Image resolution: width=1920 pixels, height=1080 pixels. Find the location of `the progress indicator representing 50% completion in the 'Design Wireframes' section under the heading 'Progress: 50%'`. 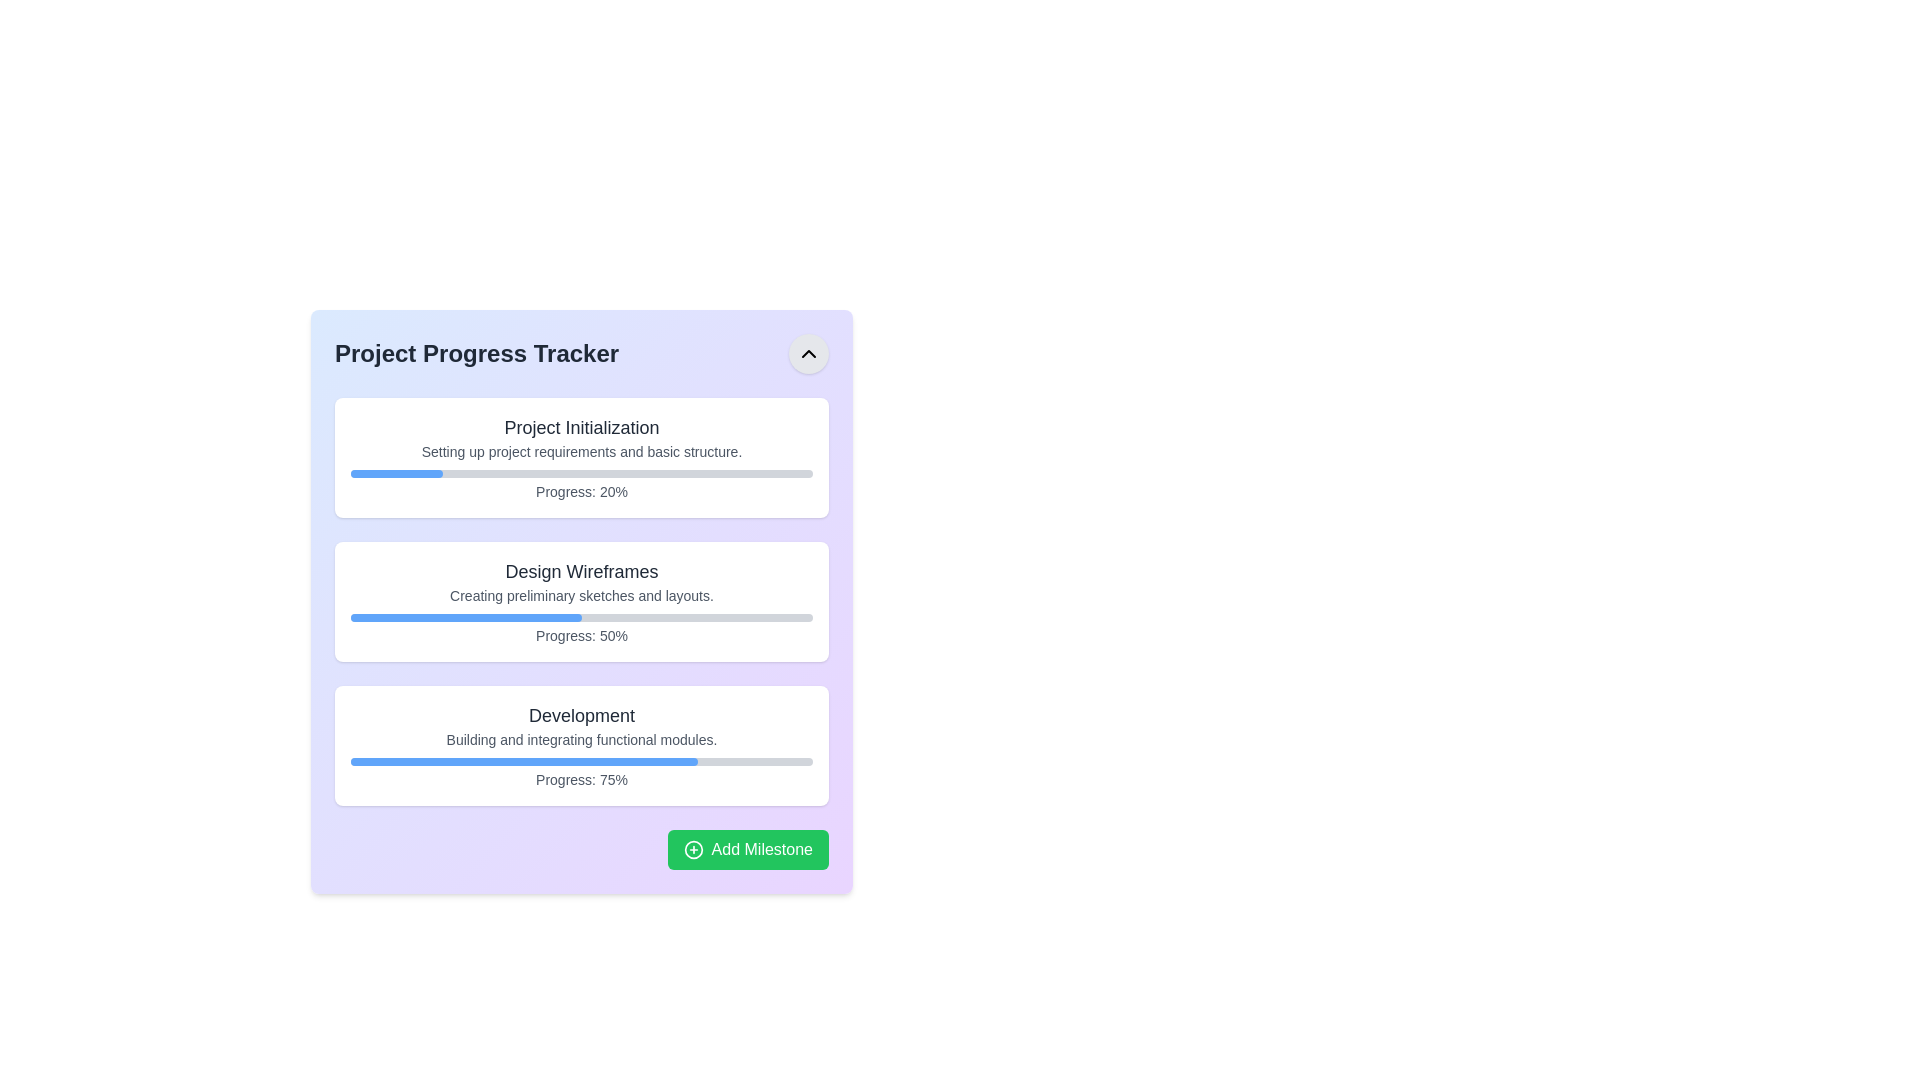

the progress indicator representing 50% completion in the 'Design Wireframes' section under the heading 'Progress: 50%' is located at coordinates (465, 616).